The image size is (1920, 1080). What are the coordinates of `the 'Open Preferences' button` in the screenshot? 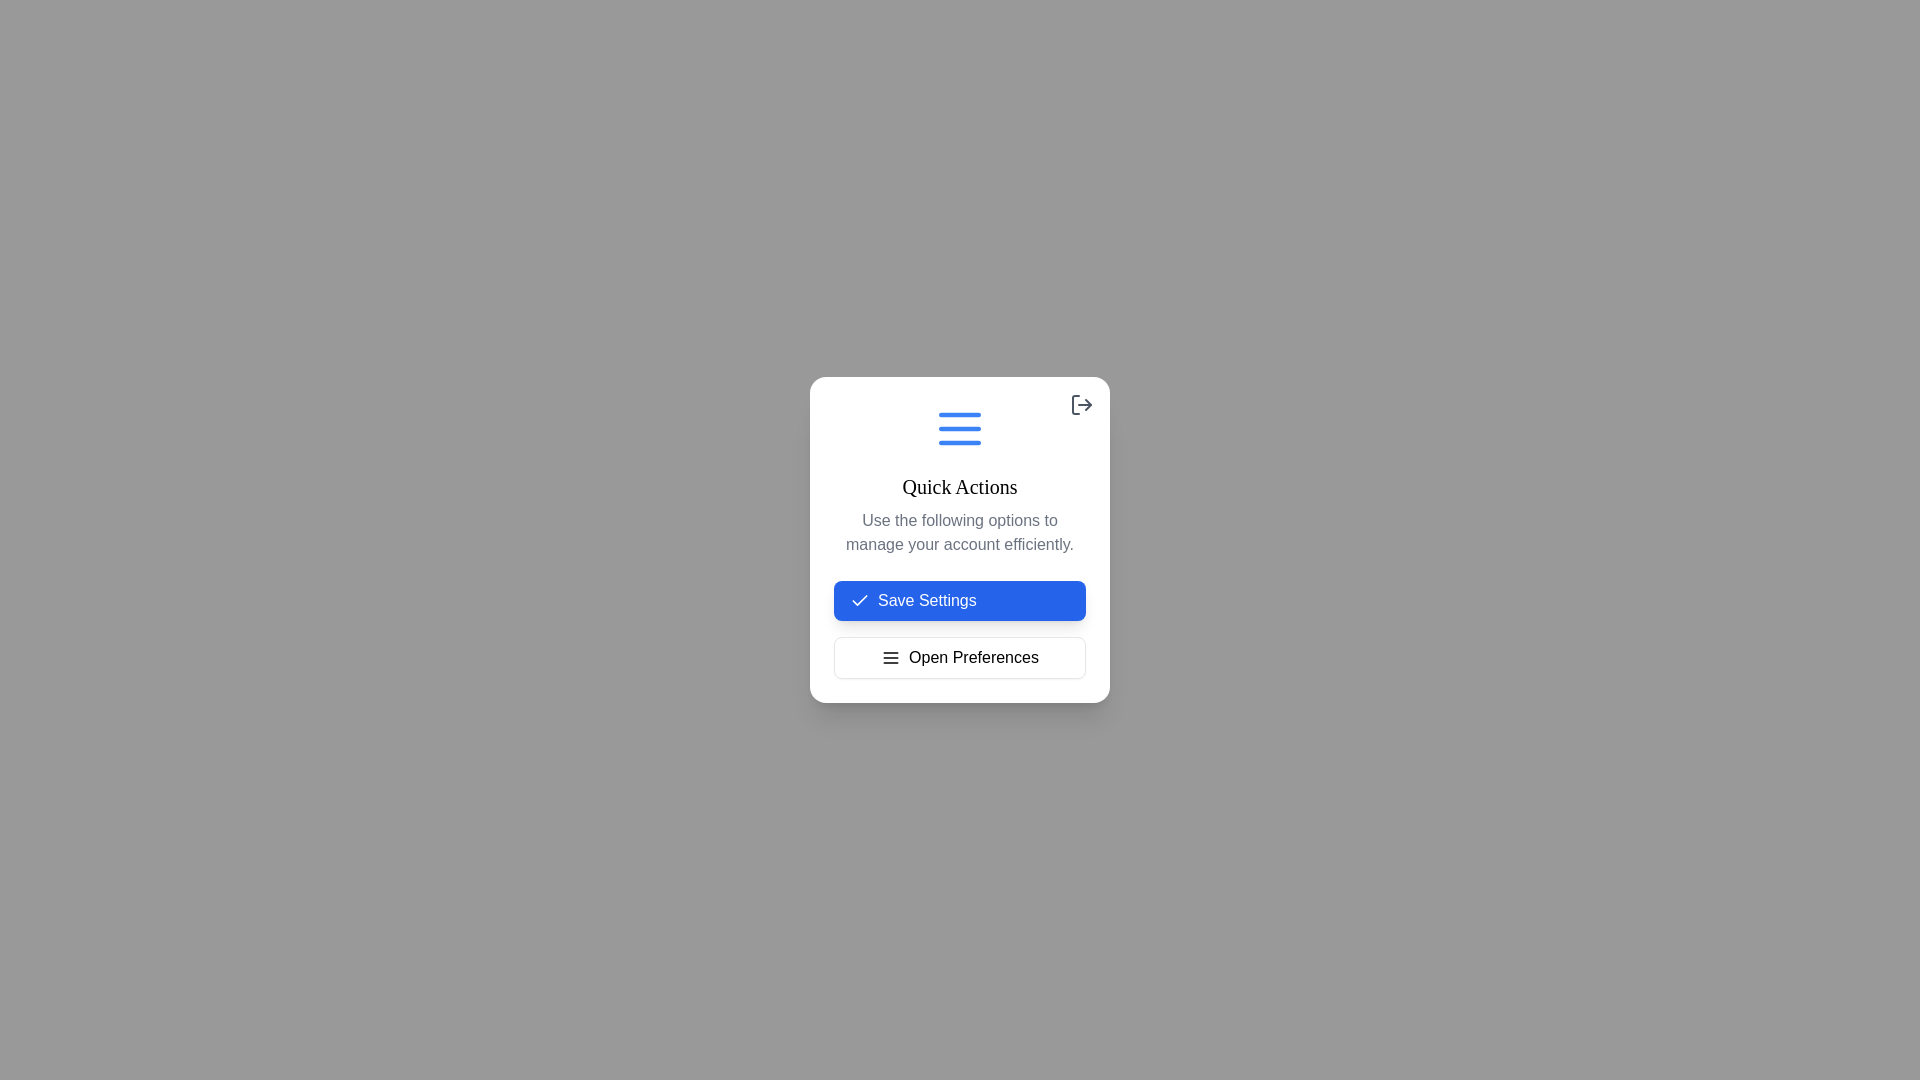 It's located at (960, 658).